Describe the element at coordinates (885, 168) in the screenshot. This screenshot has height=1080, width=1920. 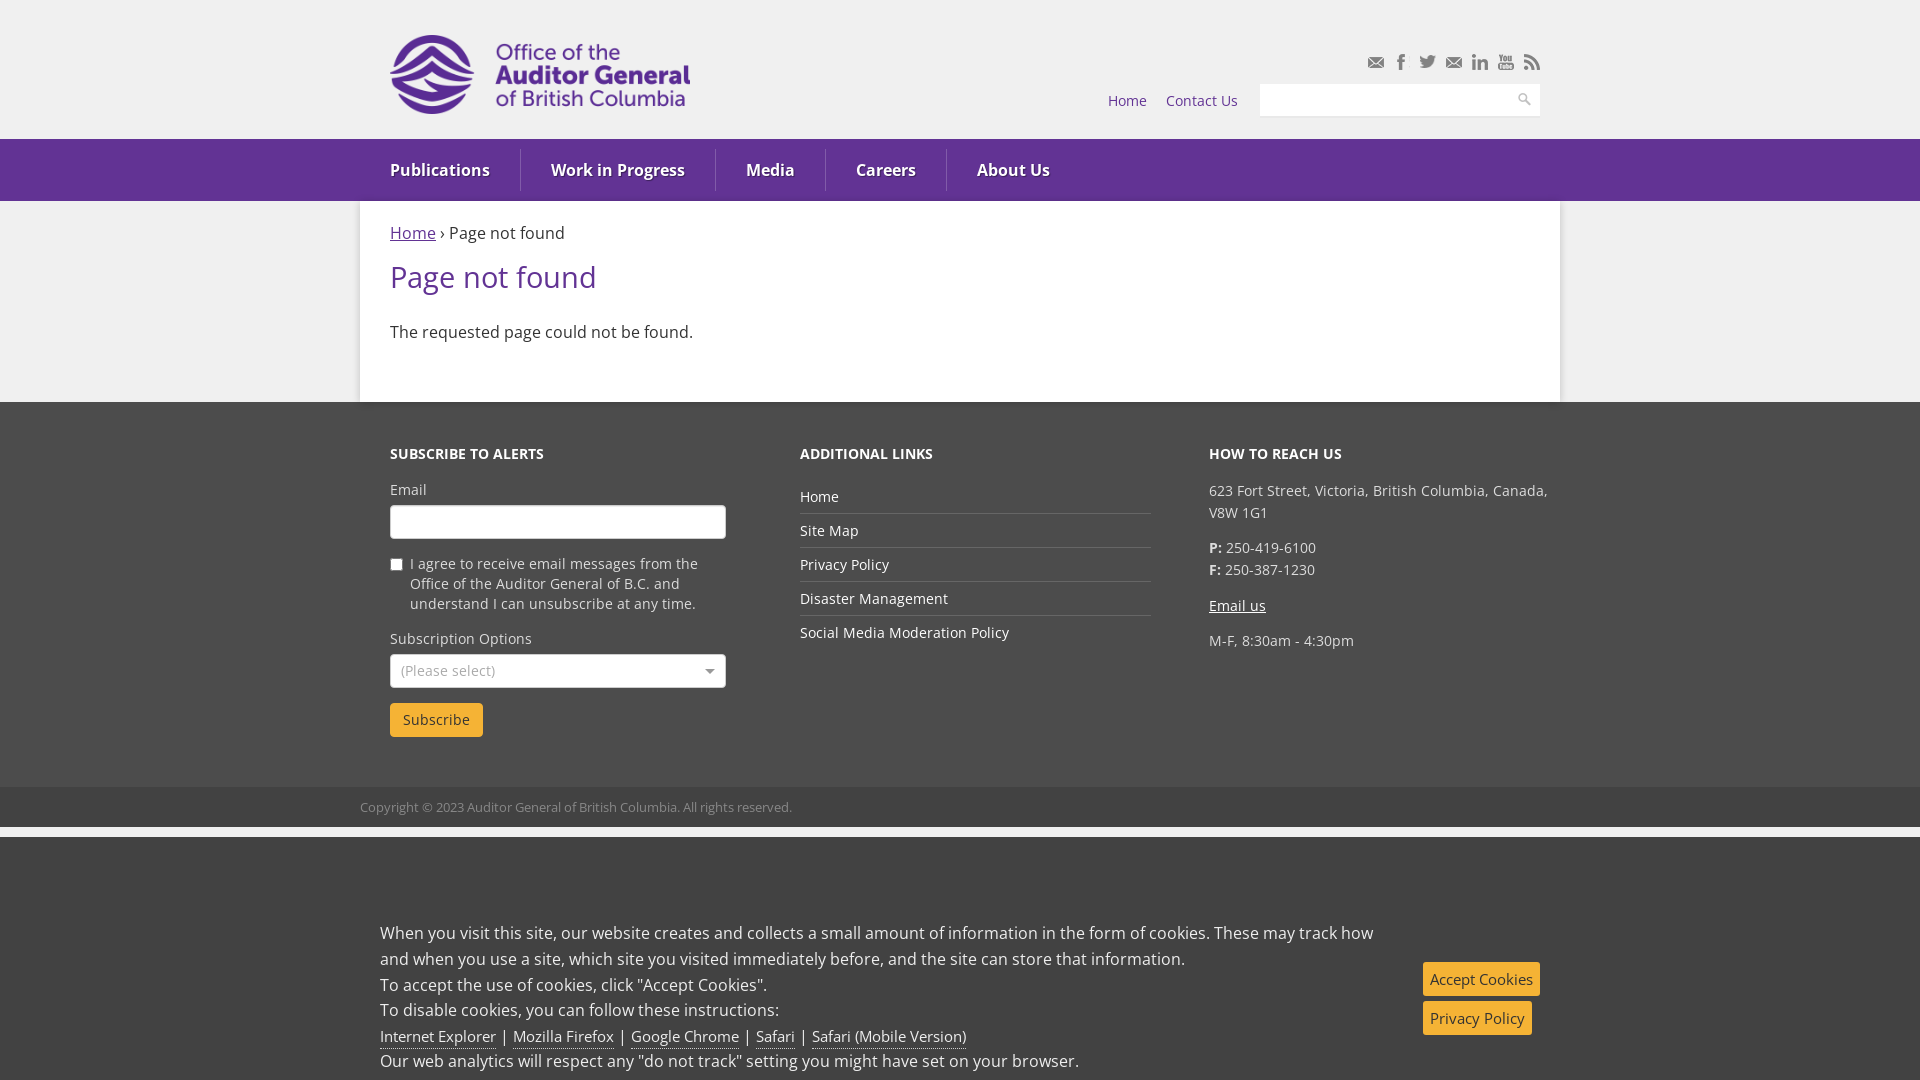
I see `'Careers'` at that location.